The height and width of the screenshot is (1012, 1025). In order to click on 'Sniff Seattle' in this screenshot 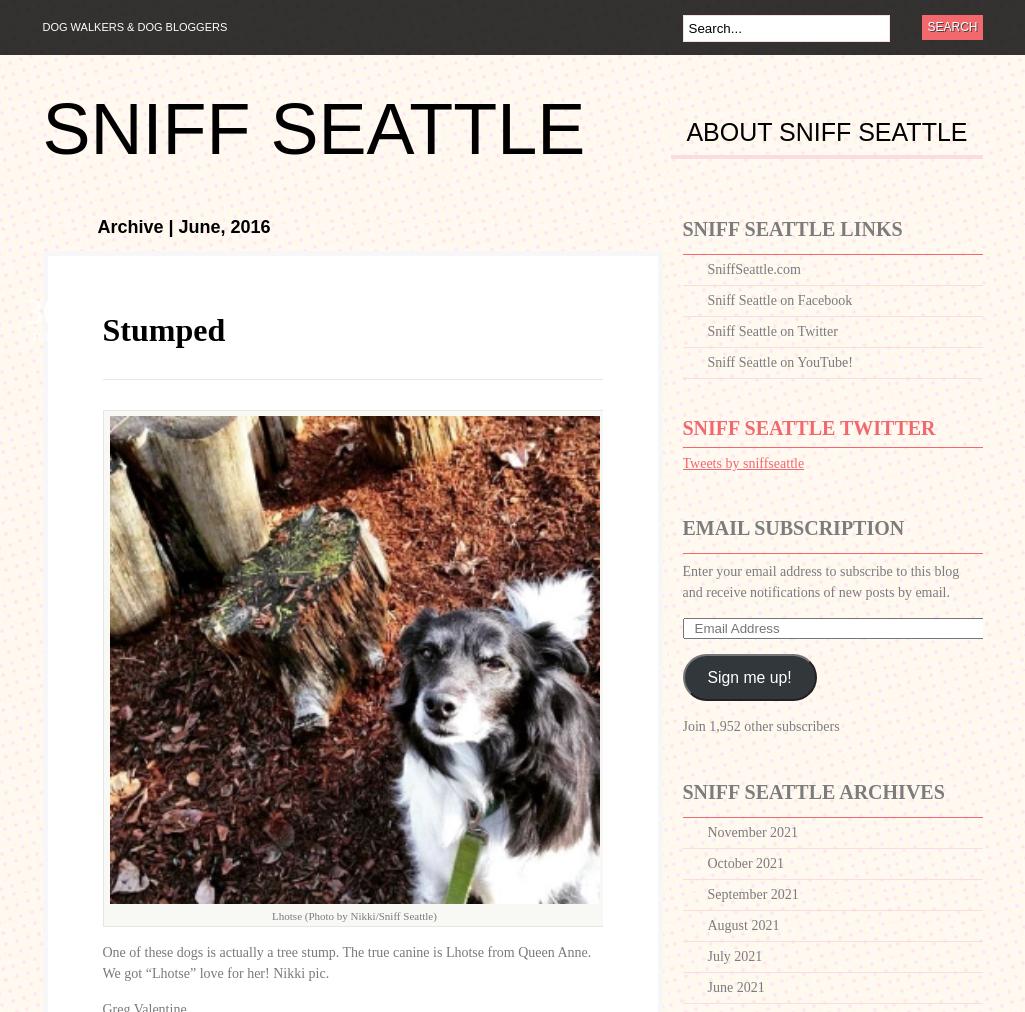, I will do `click(313, 129)`.